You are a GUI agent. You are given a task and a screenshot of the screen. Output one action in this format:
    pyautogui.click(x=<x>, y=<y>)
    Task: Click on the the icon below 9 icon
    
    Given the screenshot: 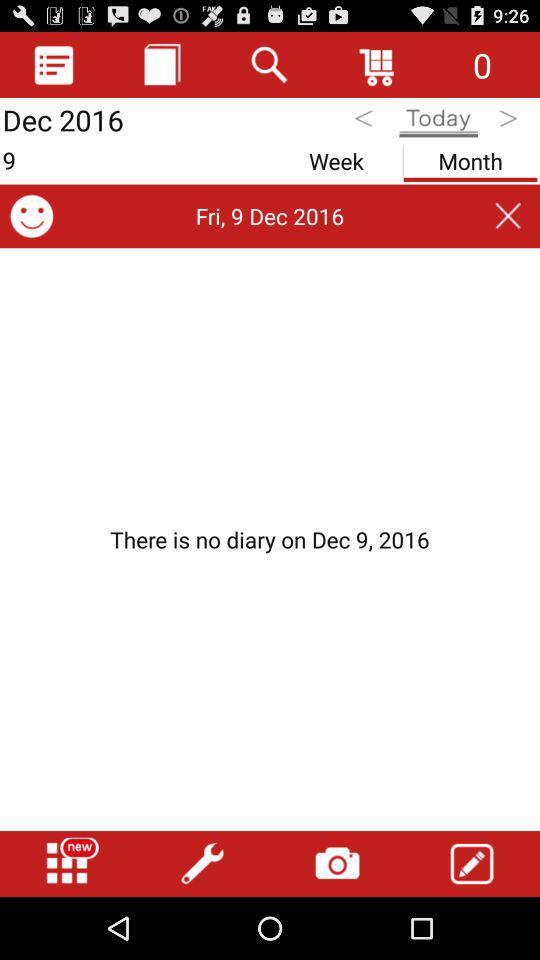 What is the action you would take?
    pyautogui.click(x=30, y=216)
    